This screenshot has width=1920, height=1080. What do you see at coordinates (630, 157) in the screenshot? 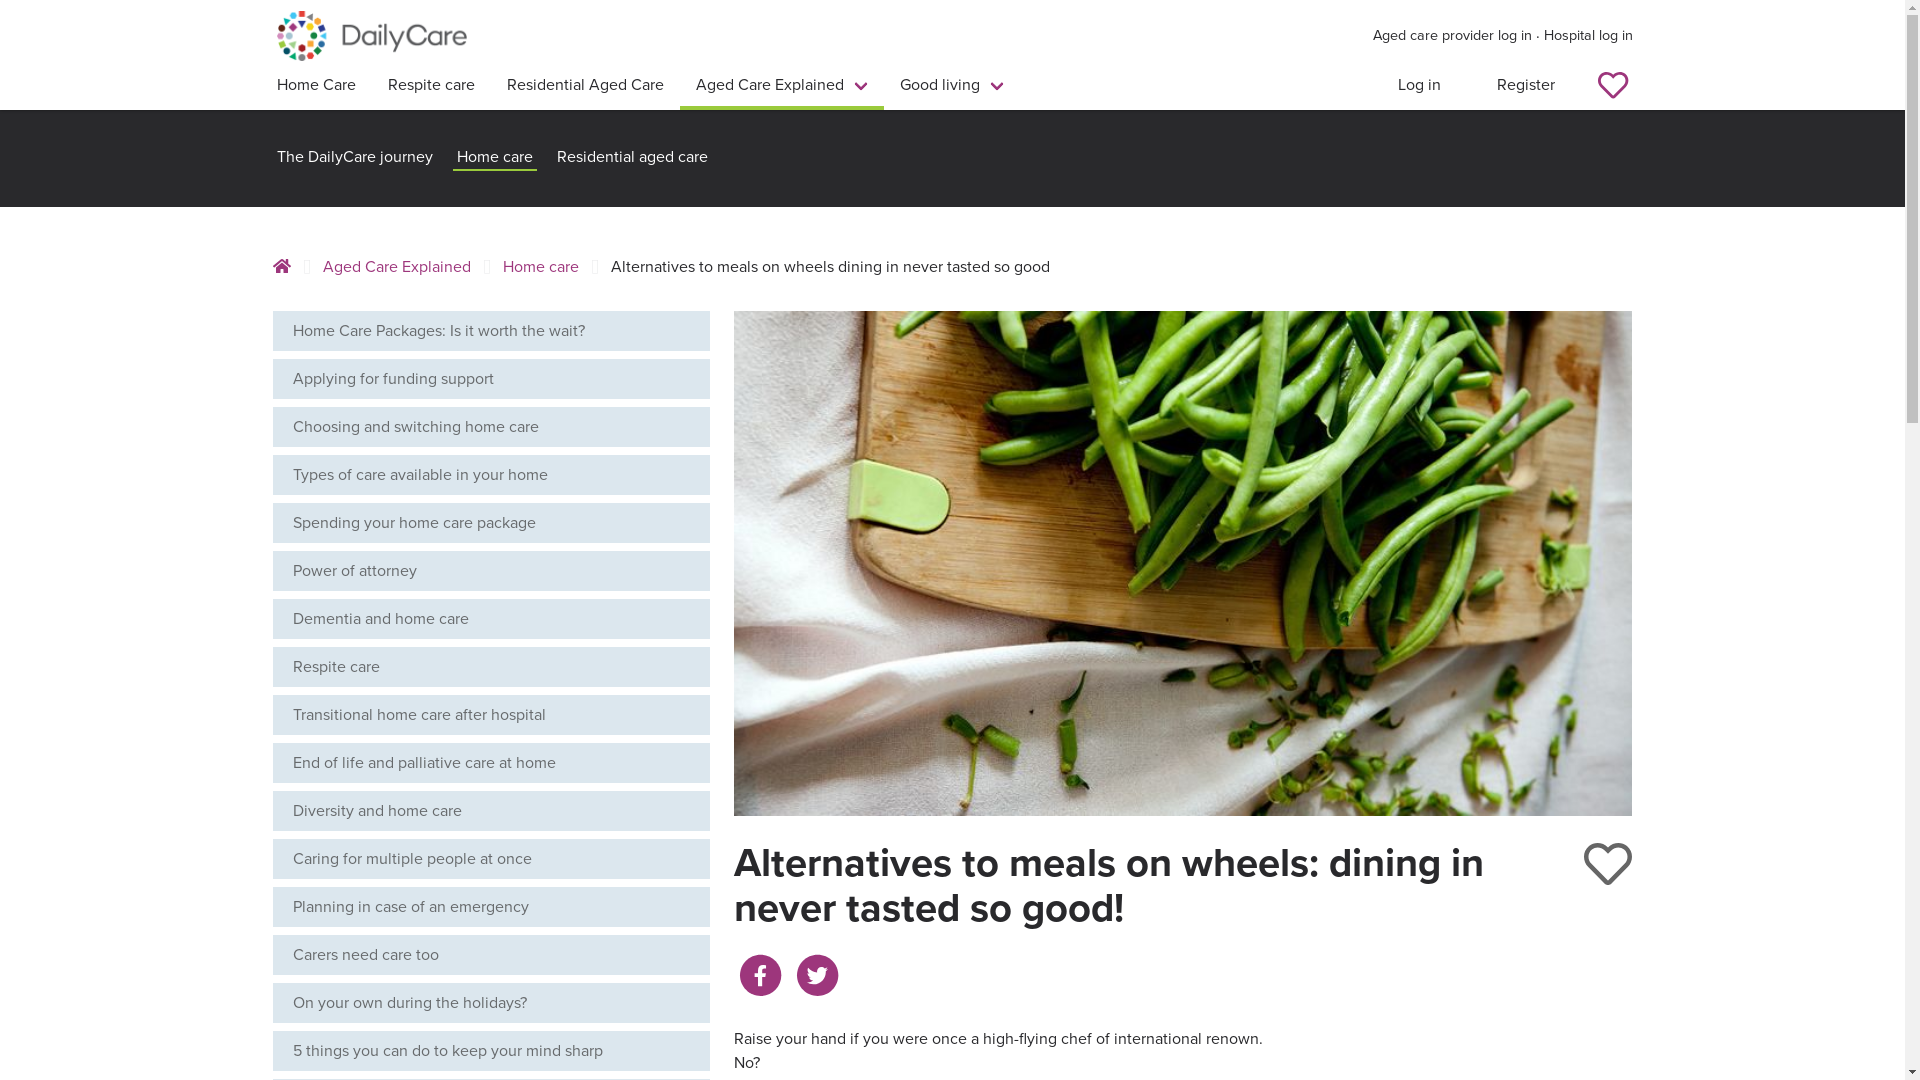
I see `'Residential aged care'` at bounding box center [630, 157].